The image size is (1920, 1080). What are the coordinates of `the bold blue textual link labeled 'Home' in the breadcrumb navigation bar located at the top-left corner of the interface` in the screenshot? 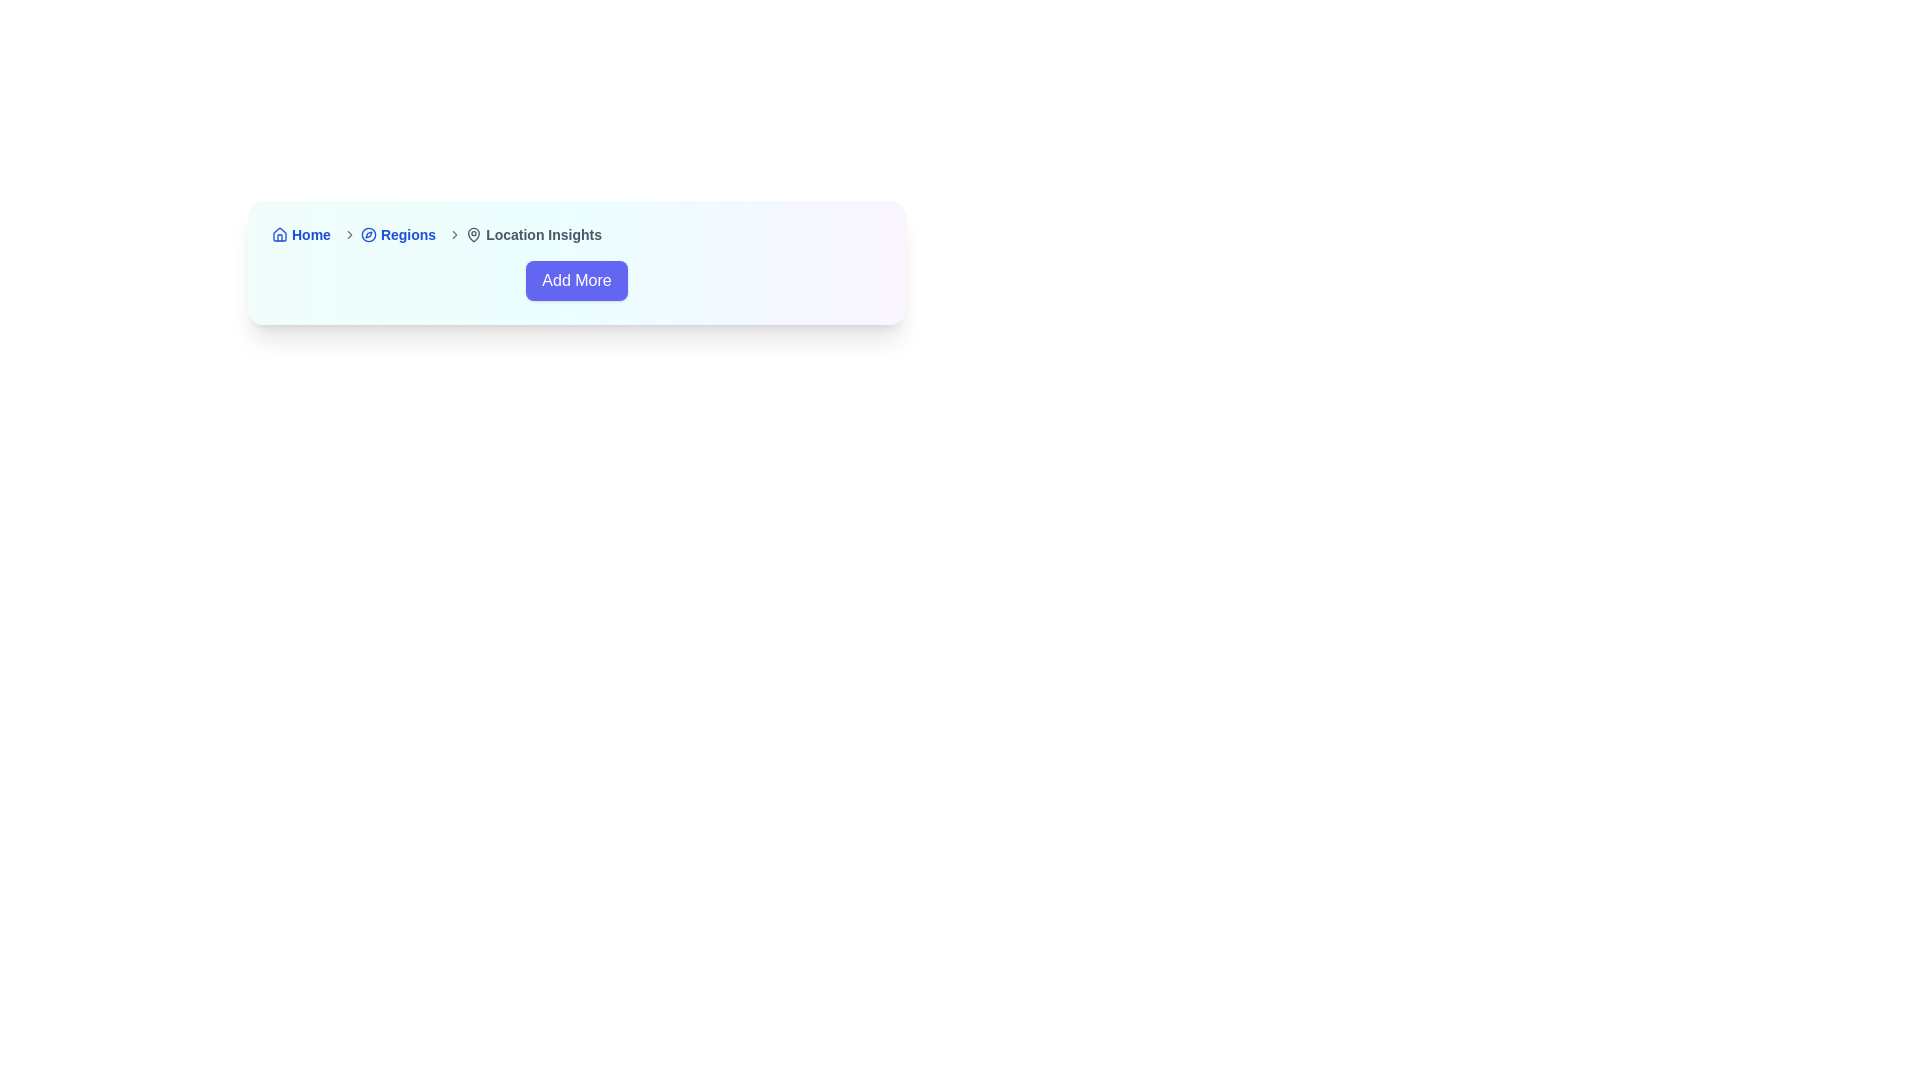 It's located at (310, 234).